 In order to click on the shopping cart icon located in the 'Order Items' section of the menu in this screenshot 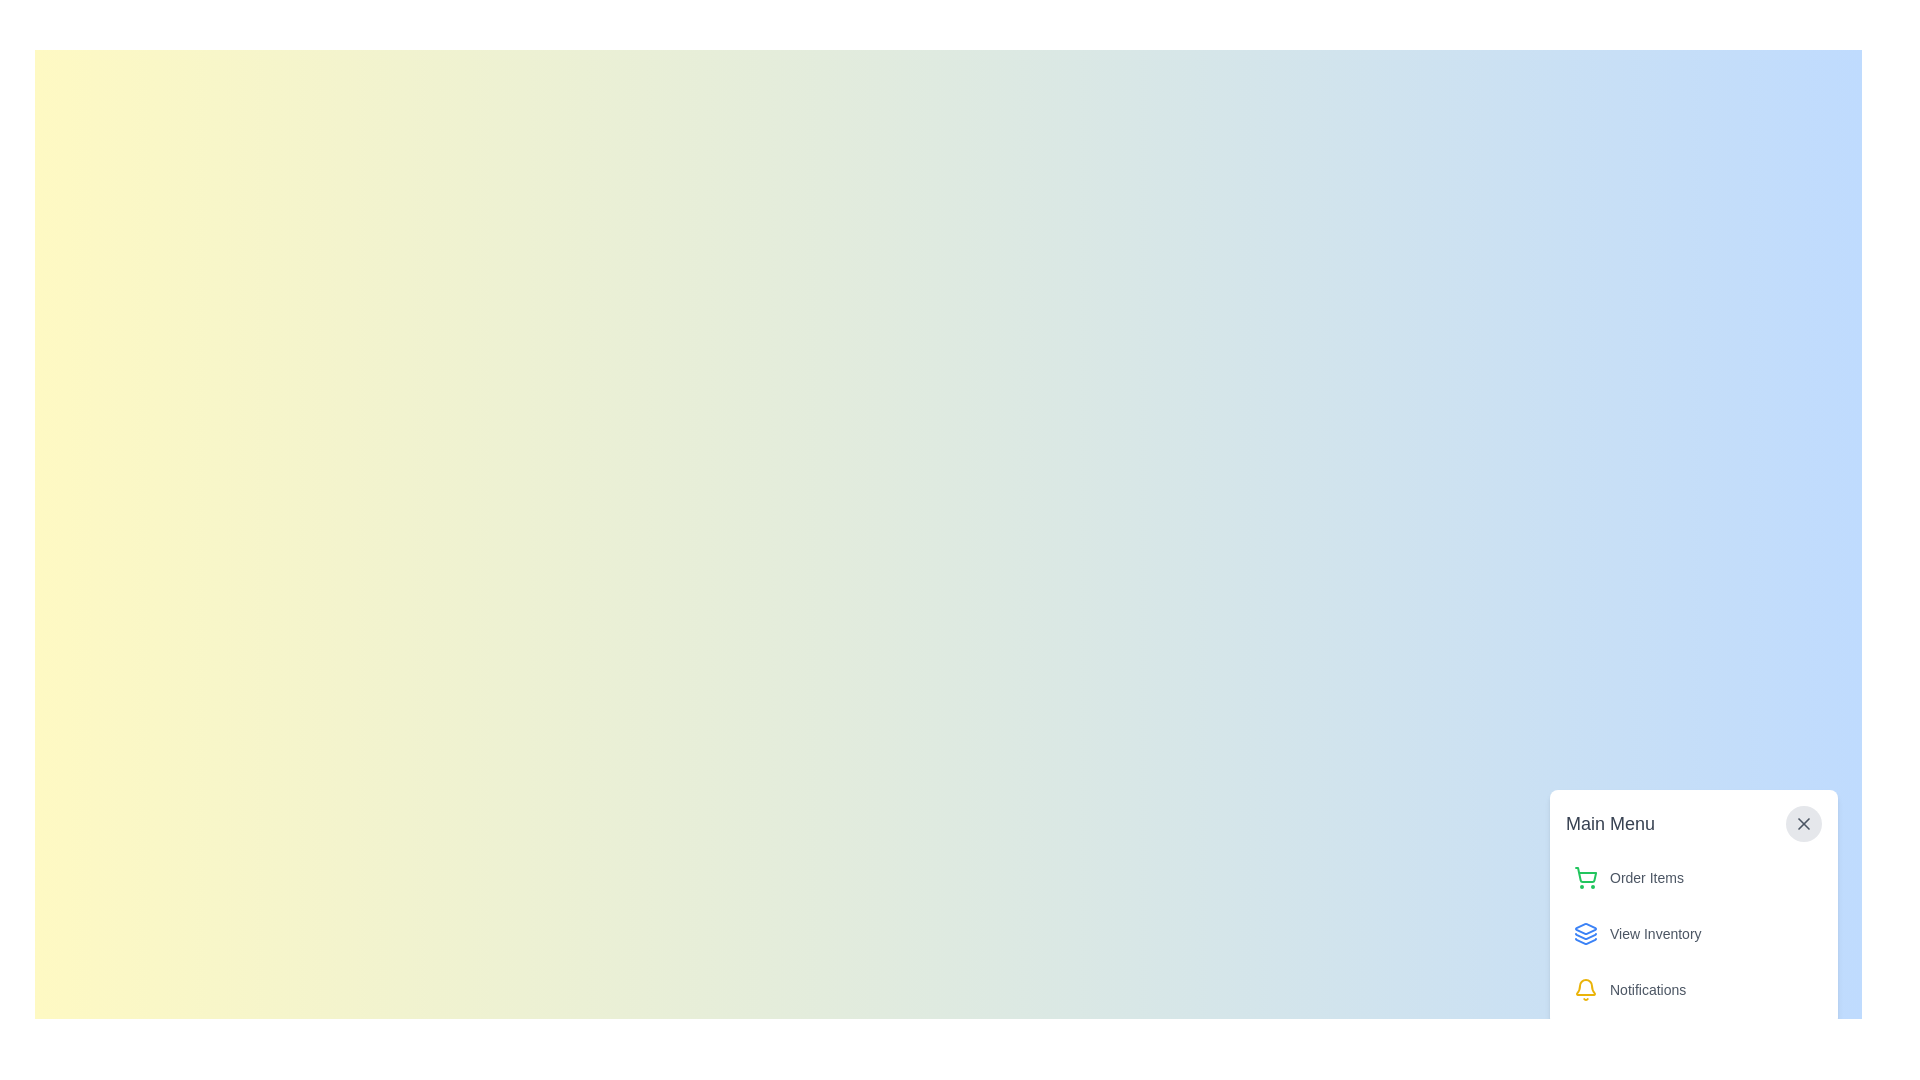, I will do `click(1585, 874)`.